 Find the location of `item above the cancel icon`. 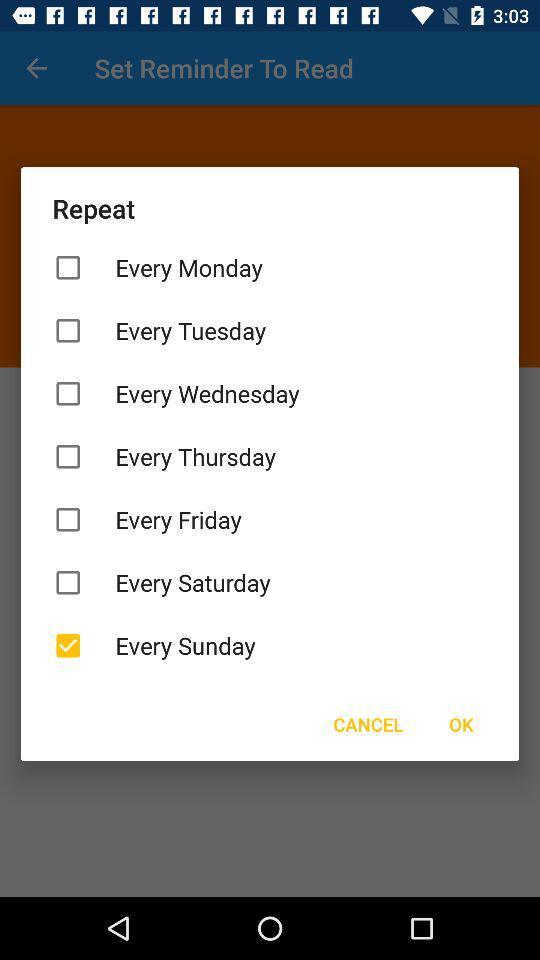

item above the cancel icon is located at coordinates (270, 644).